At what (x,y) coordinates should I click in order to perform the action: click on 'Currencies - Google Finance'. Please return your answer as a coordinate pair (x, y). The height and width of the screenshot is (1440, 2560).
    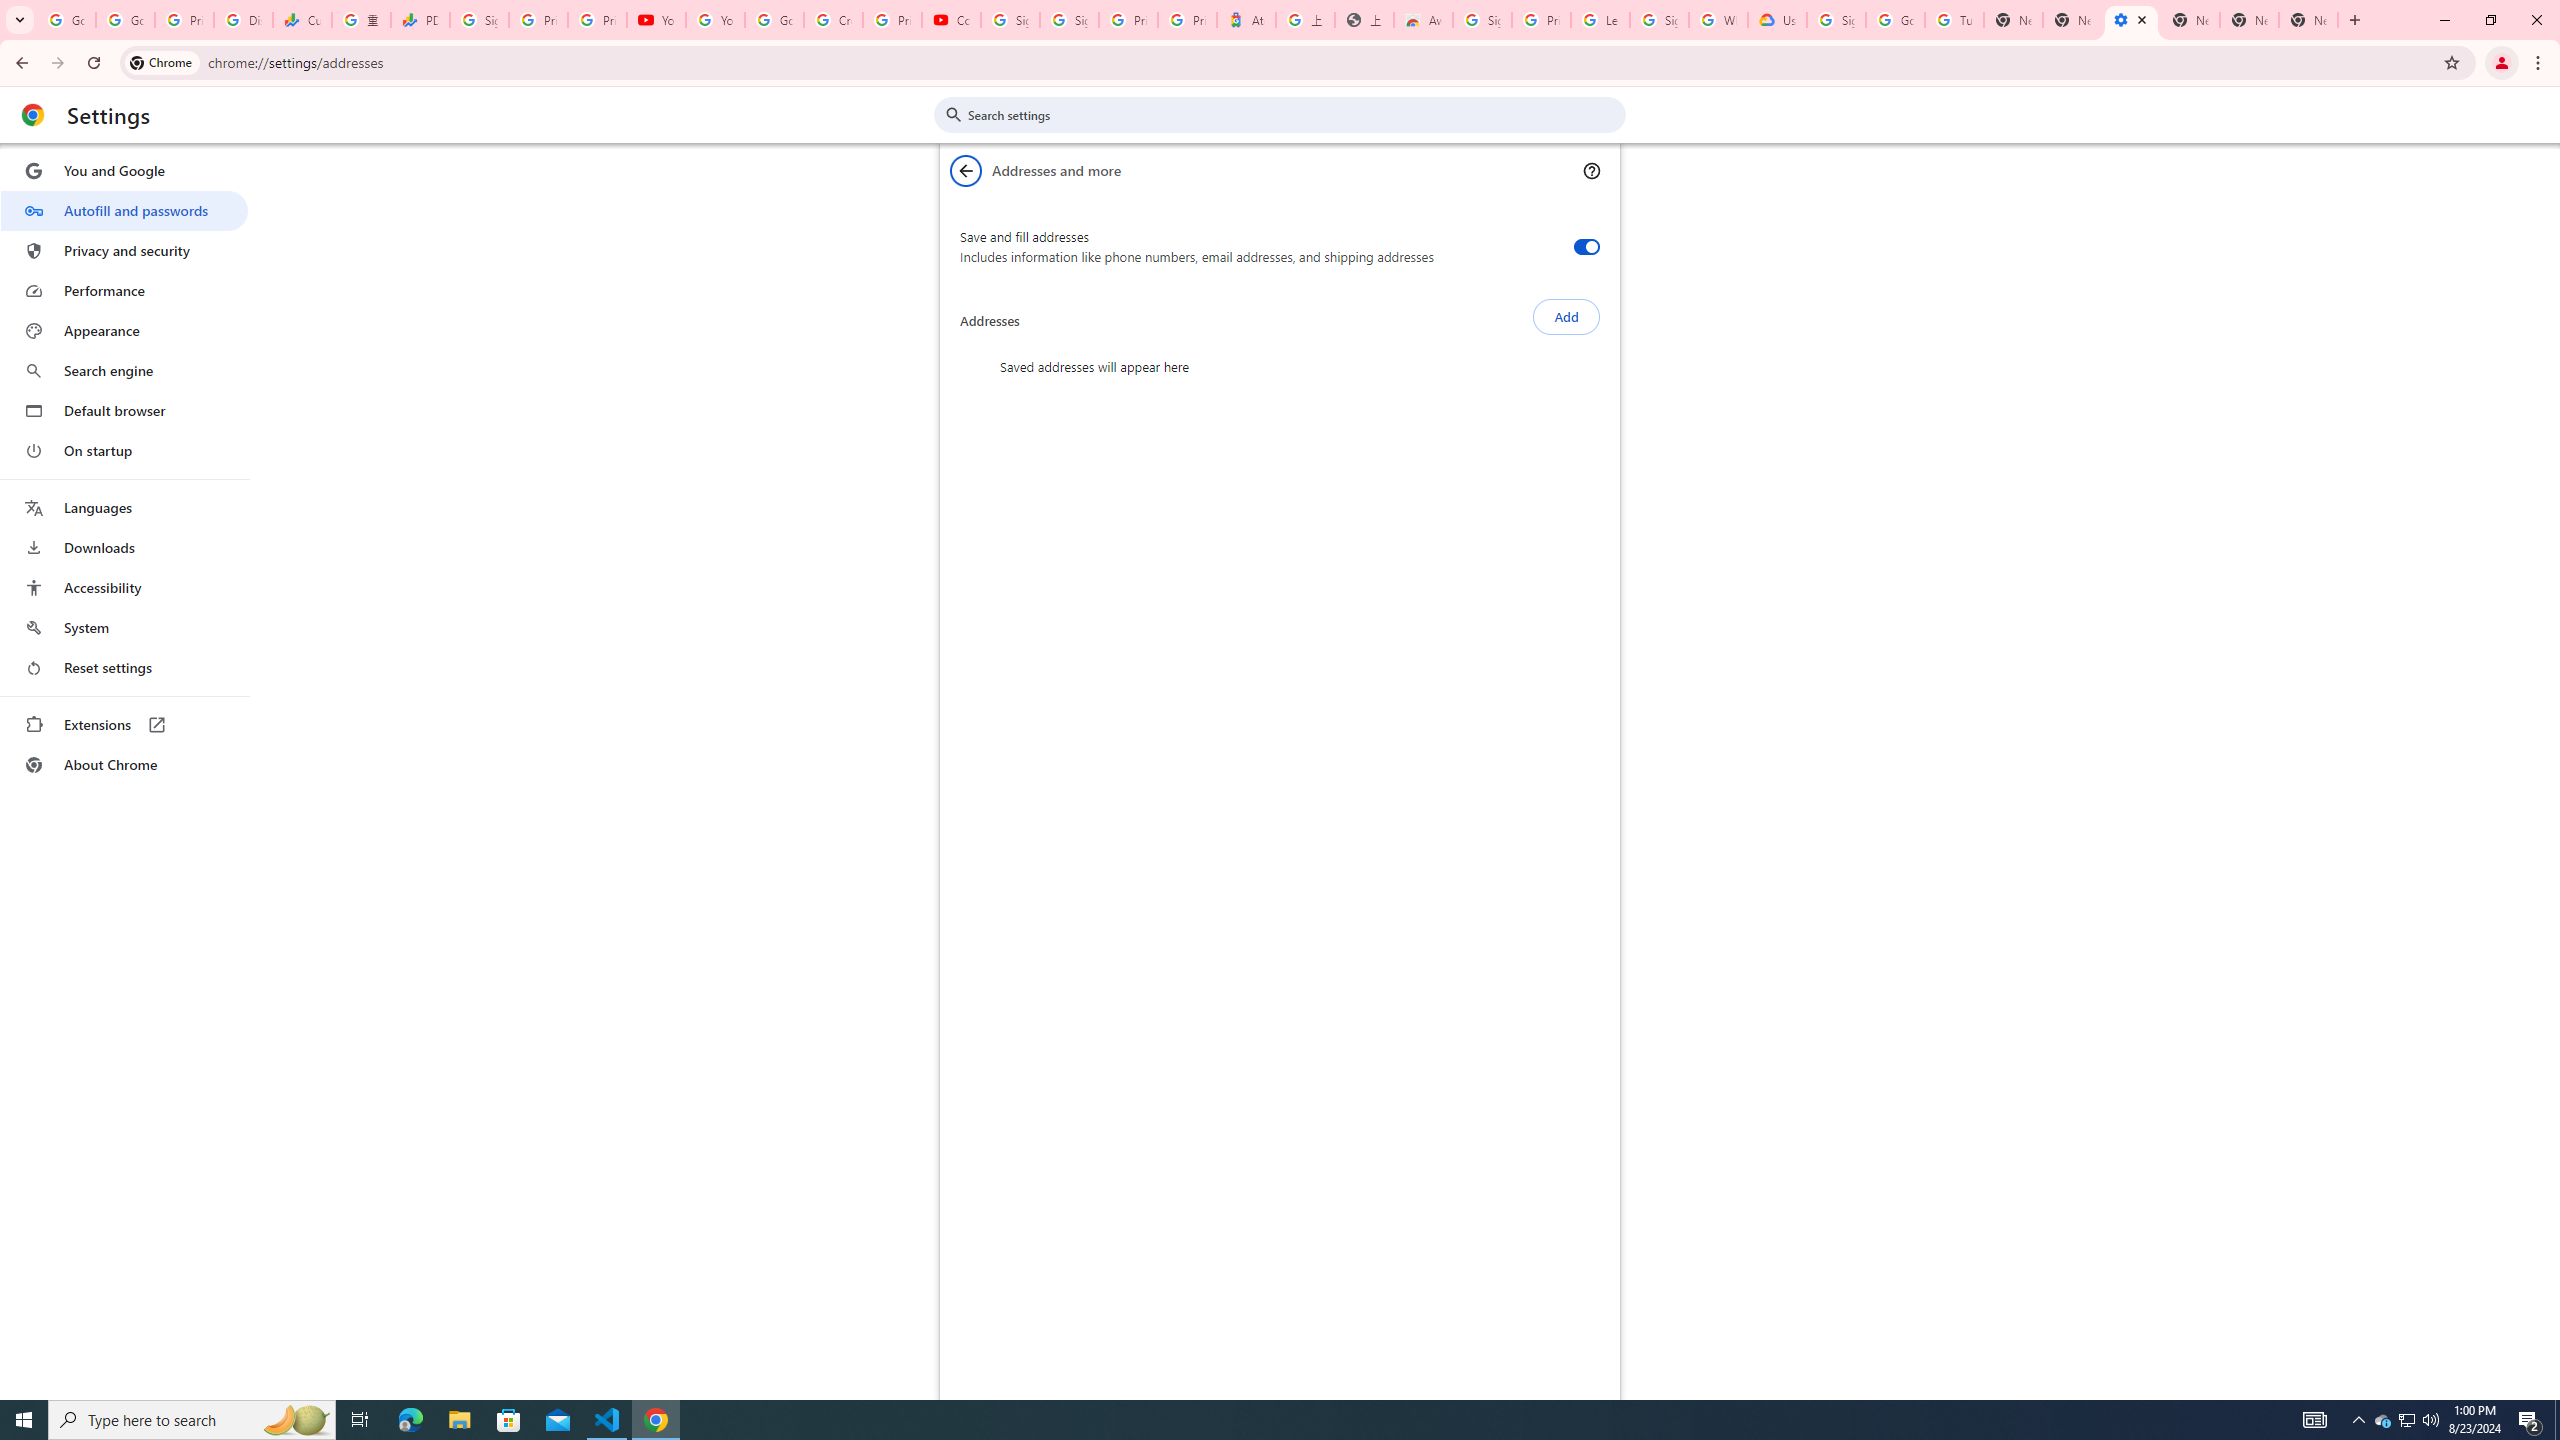
    Looking at the image, I should click on (301, 19).